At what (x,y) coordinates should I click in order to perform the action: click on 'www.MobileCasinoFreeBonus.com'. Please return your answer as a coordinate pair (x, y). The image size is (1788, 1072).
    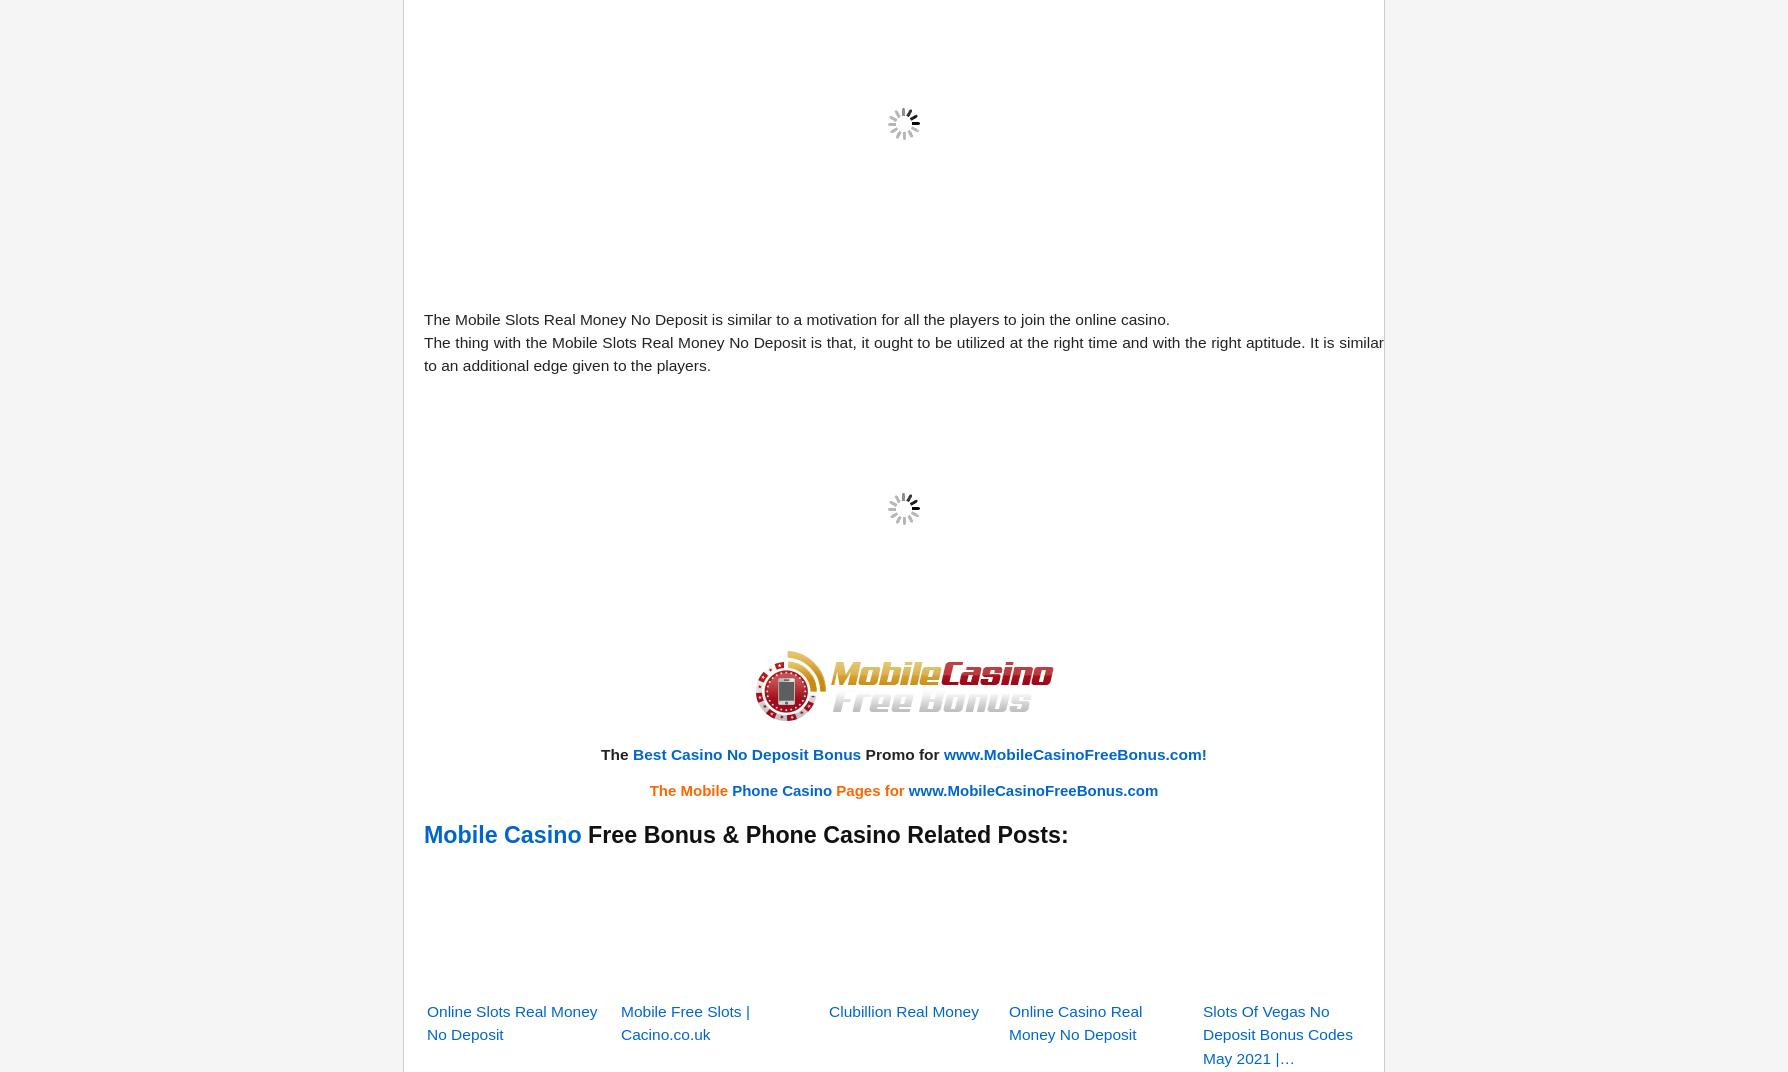
    Looking at the image, I should click on (1032, 538).